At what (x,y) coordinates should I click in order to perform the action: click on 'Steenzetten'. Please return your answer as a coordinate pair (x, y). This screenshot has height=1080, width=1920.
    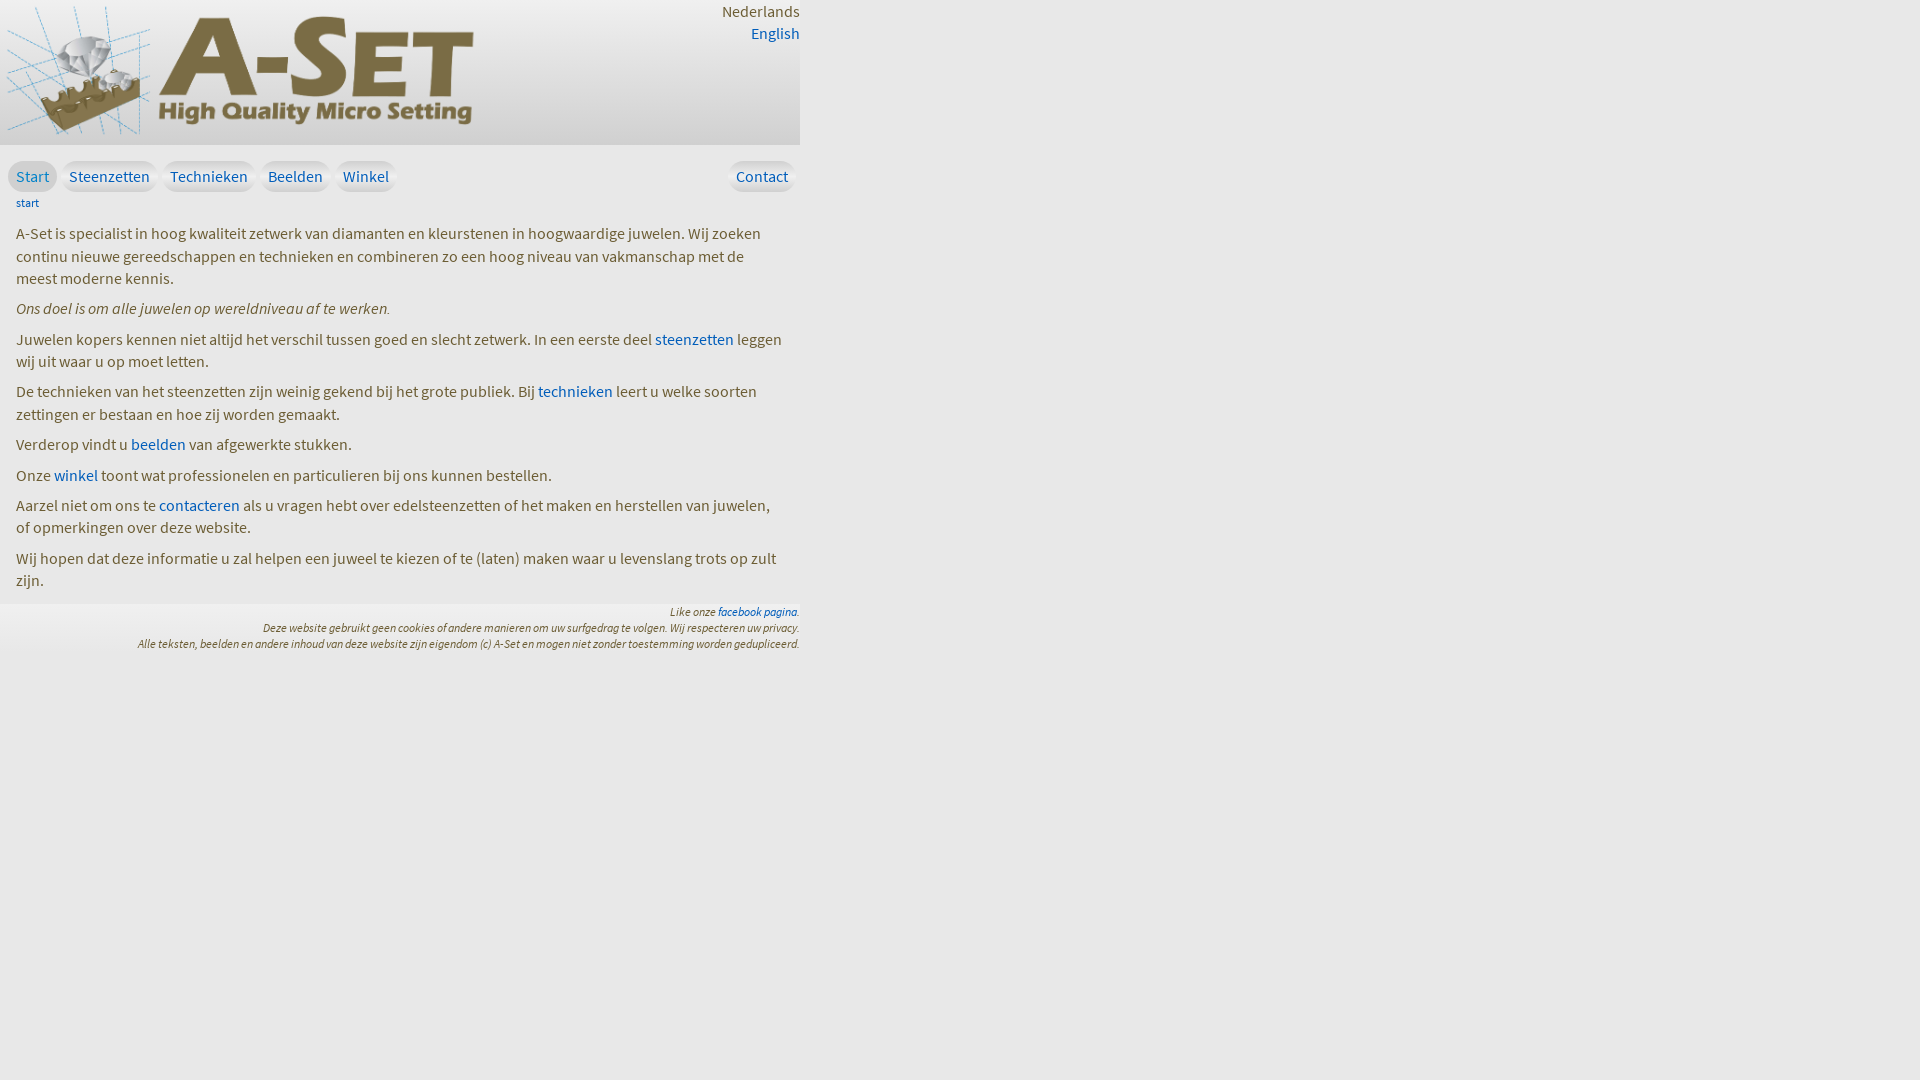
    Looking at the image, I should click on (108, 175).